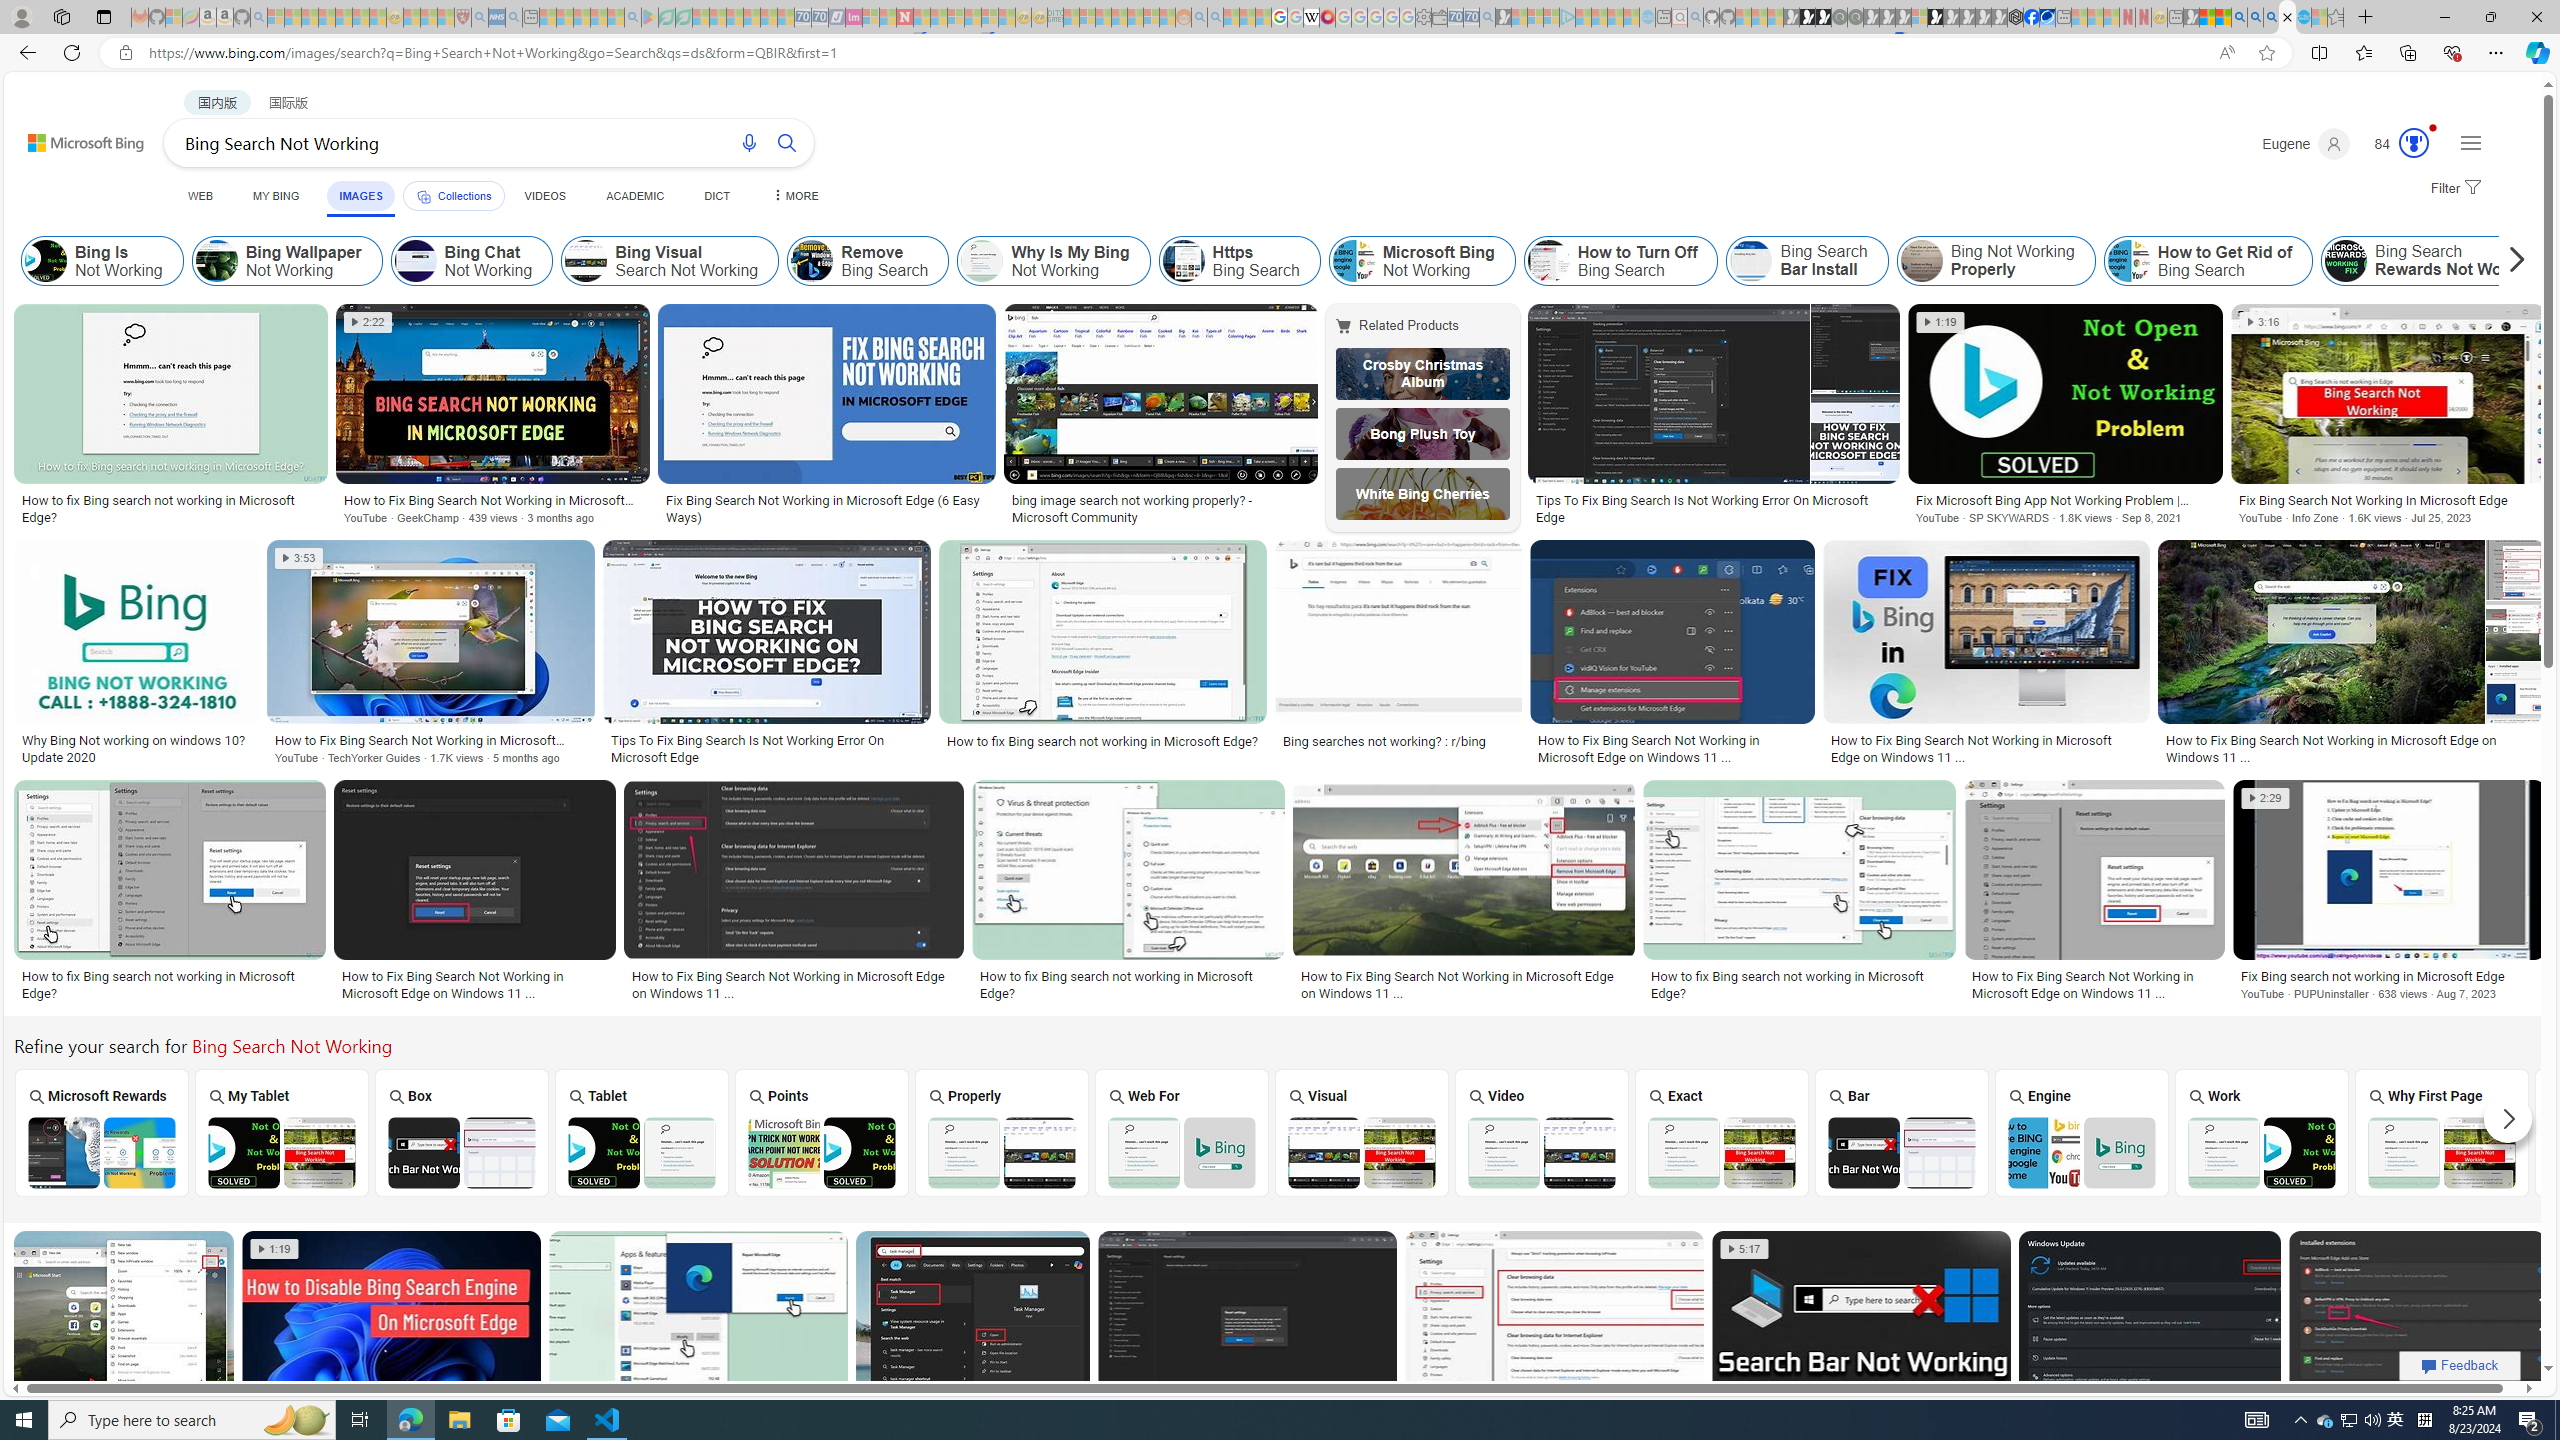 The height and width of the screenshot is (1440, 2560). What do you see at coordinates (2265, 797) in the screenshot?
I see `'2:29'` at bounding box center [2265, 797].